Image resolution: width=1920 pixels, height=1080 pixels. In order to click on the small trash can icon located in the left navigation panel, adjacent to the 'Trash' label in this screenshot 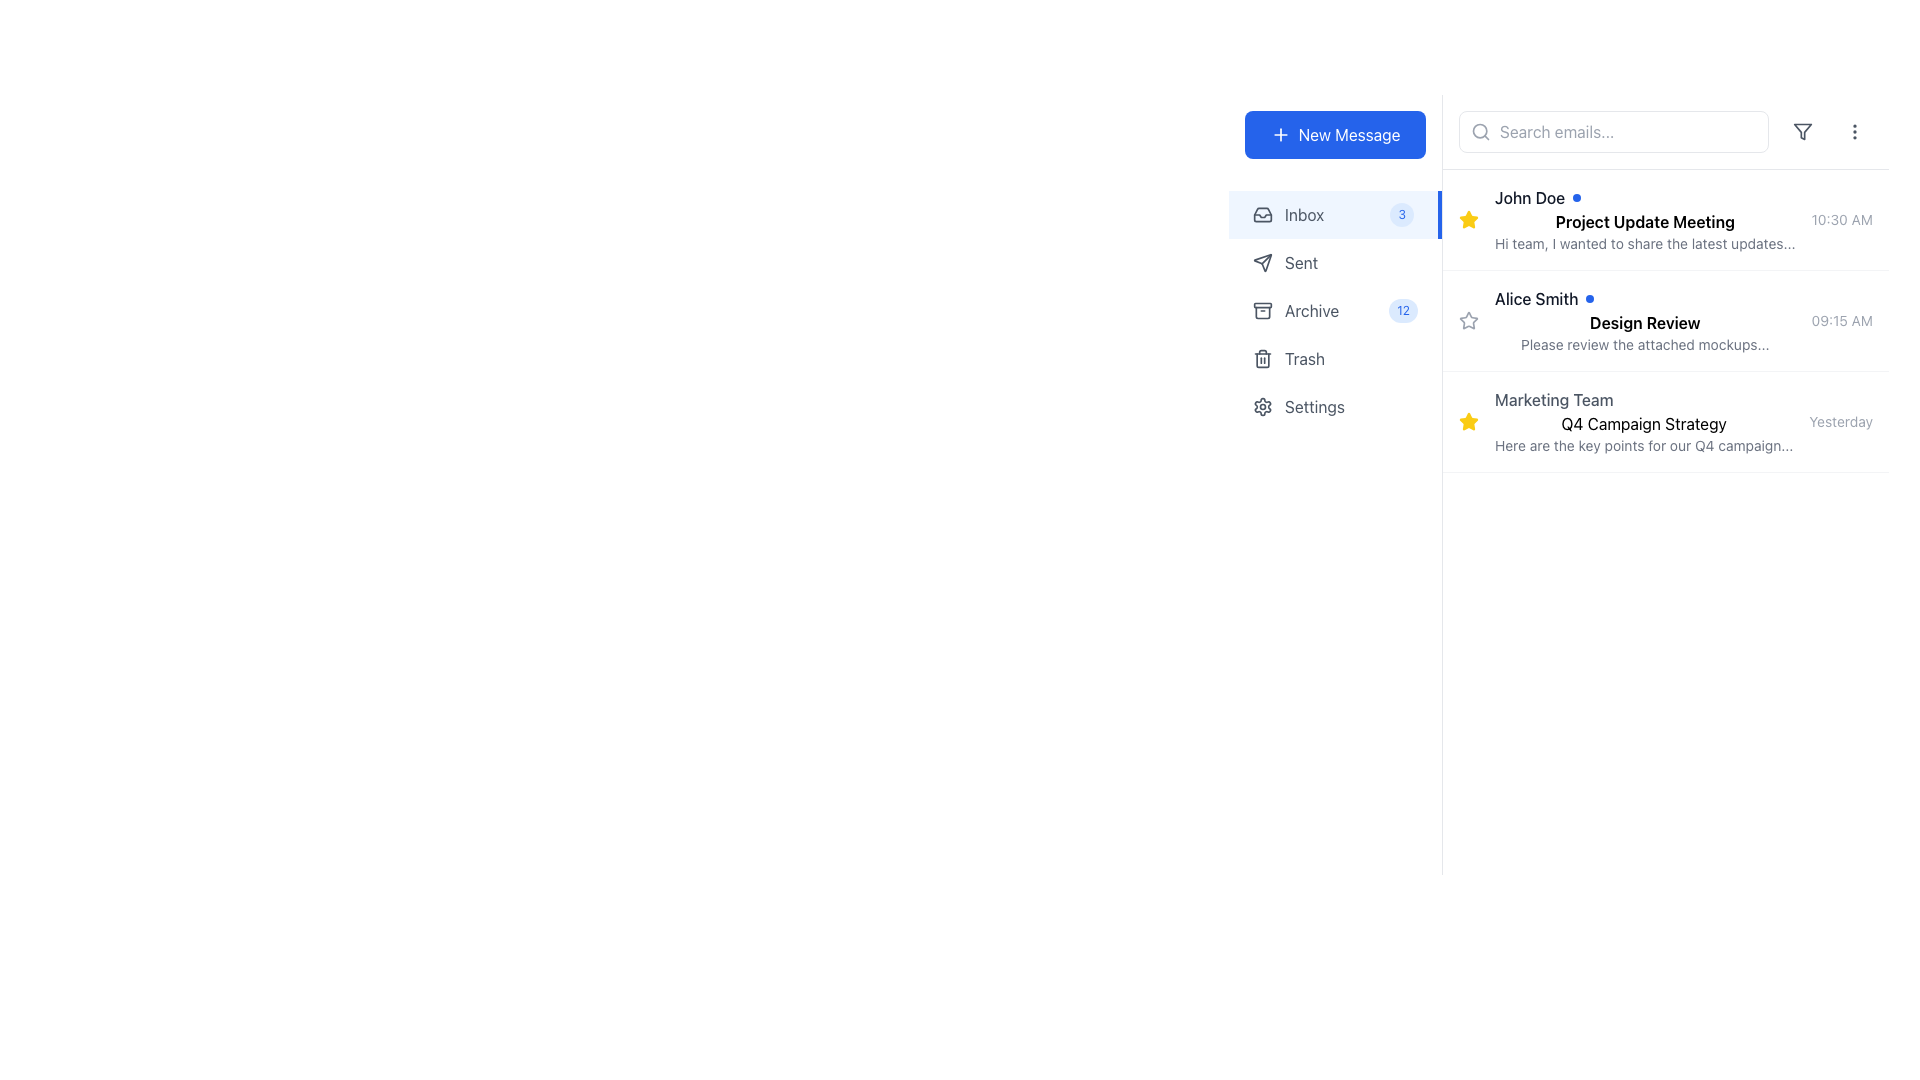, I will do `click(1261, 357)`.